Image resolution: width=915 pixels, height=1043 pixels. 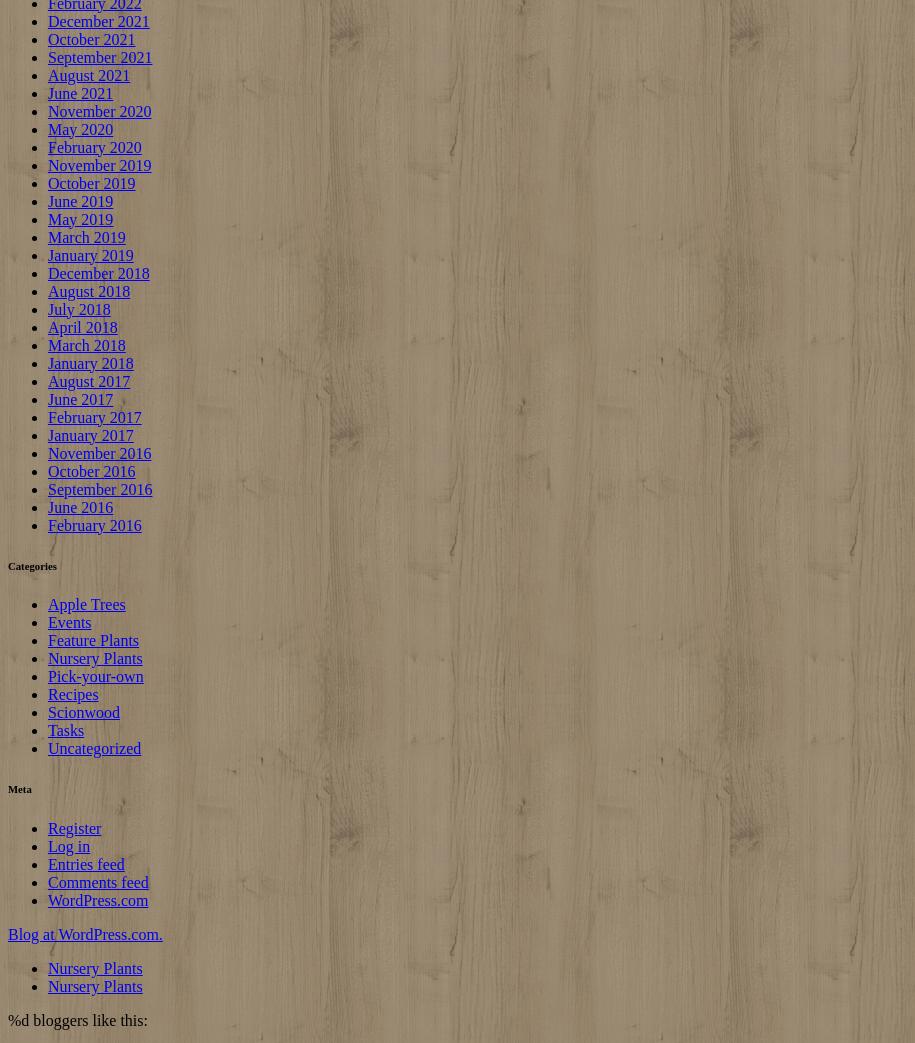 What do you see at coordinates (93, 524) in the screenshot?
I see `'February 2016'` at bounding box center [93, 524].